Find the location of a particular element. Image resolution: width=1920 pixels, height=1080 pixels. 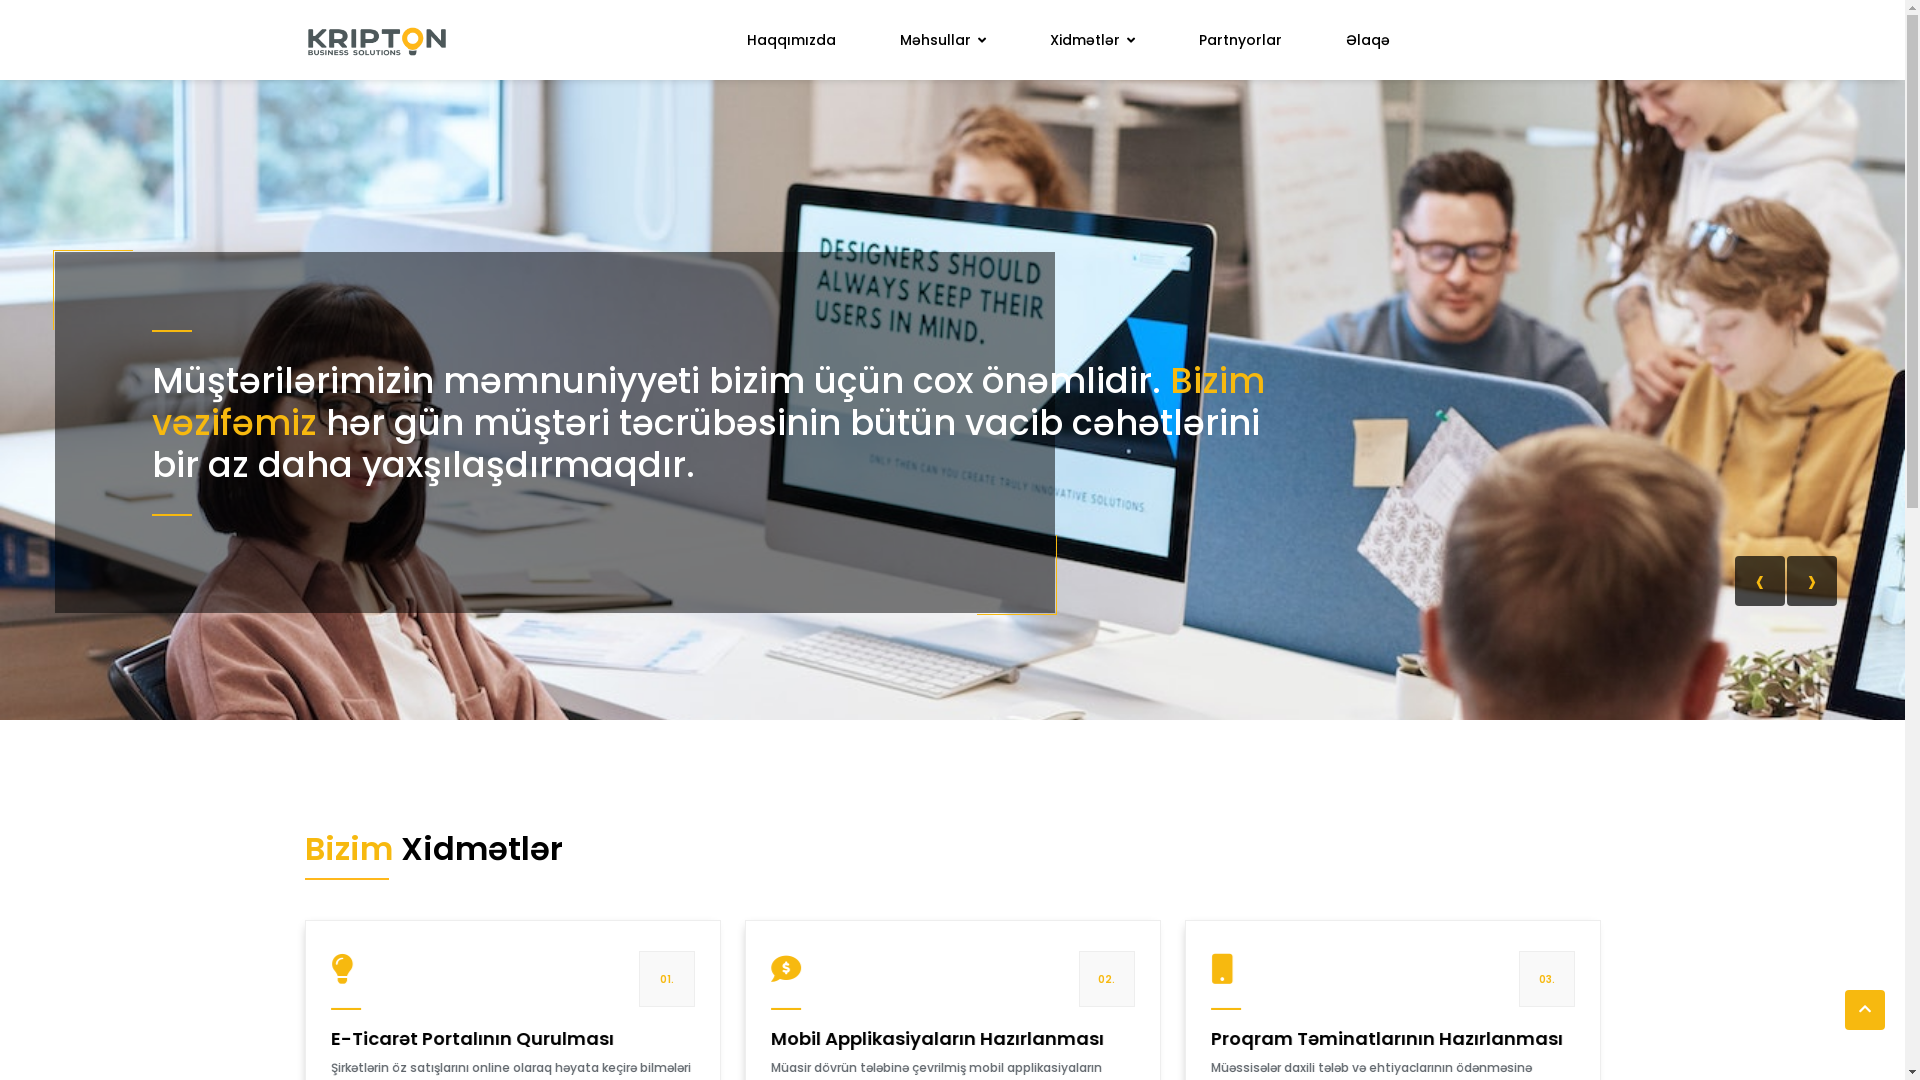

'#' is located at coordinates (1864, 1010).